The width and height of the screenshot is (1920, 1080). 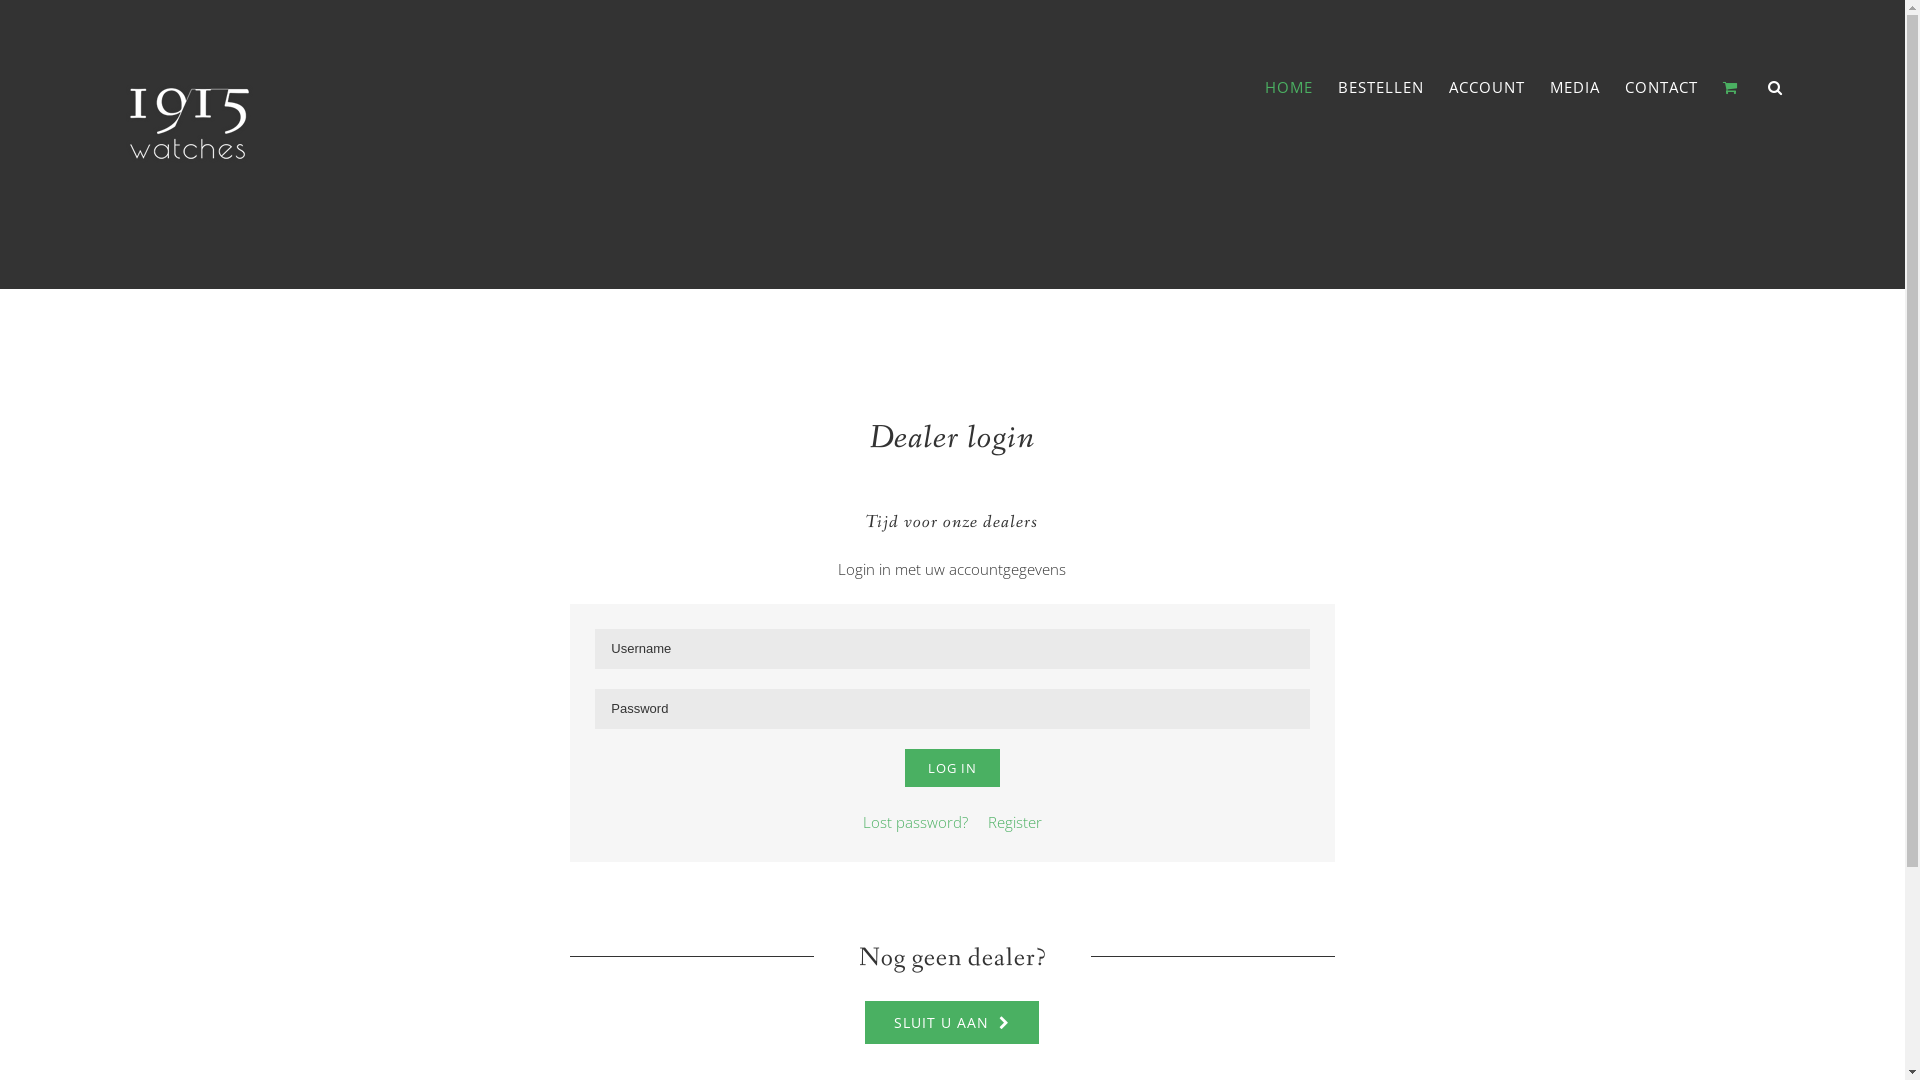 I want to click on 'MEDIA', so click(x=1573, y=86).